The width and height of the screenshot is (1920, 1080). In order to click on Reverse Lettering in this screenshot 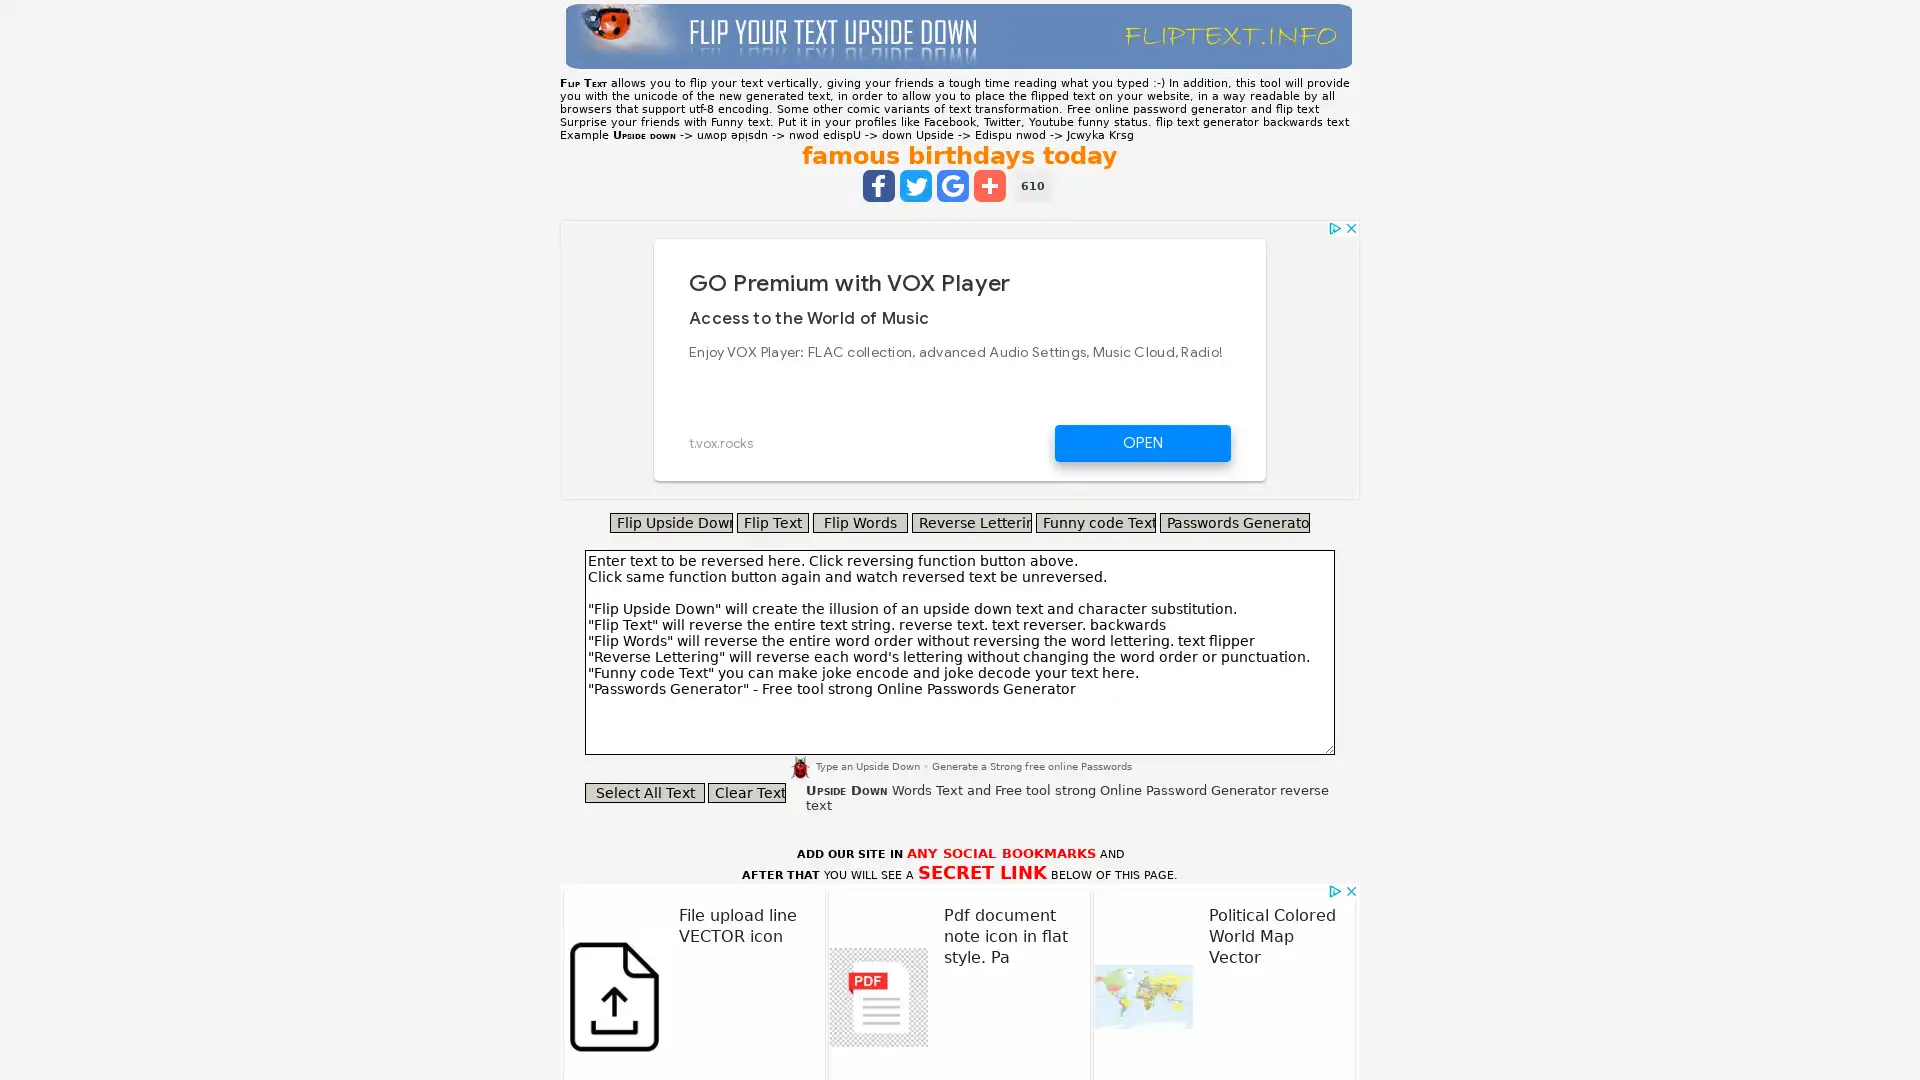, I will do `click(971, 522)`.